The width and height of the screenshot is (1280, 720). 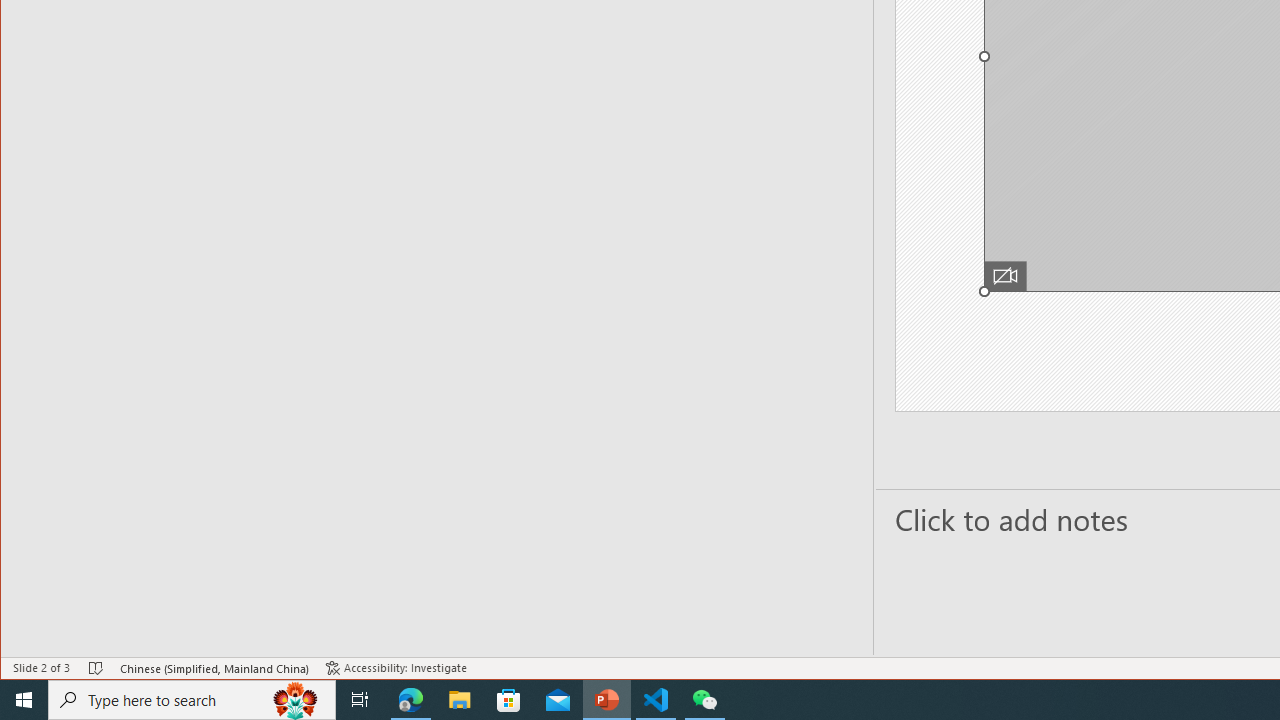 What do you see at coordinates (656, 698) in the screenshot?
I see `'Visual Studio Code - 1 running window'` at bounding box center [656, 698].